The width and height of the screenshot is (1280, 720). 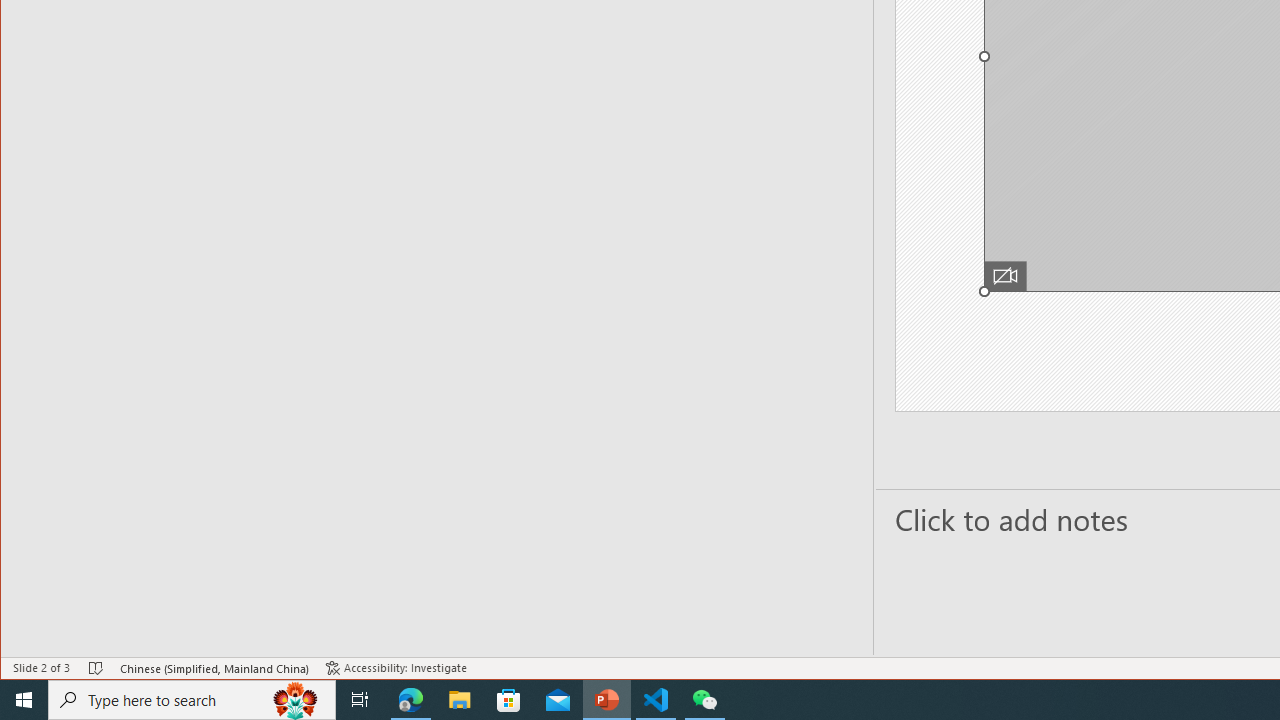 What do you see at coordinates (656, 698) in the screenshot?
I see `'Visual Studio Code - 1 running window'` at bounding box center [656, 698].